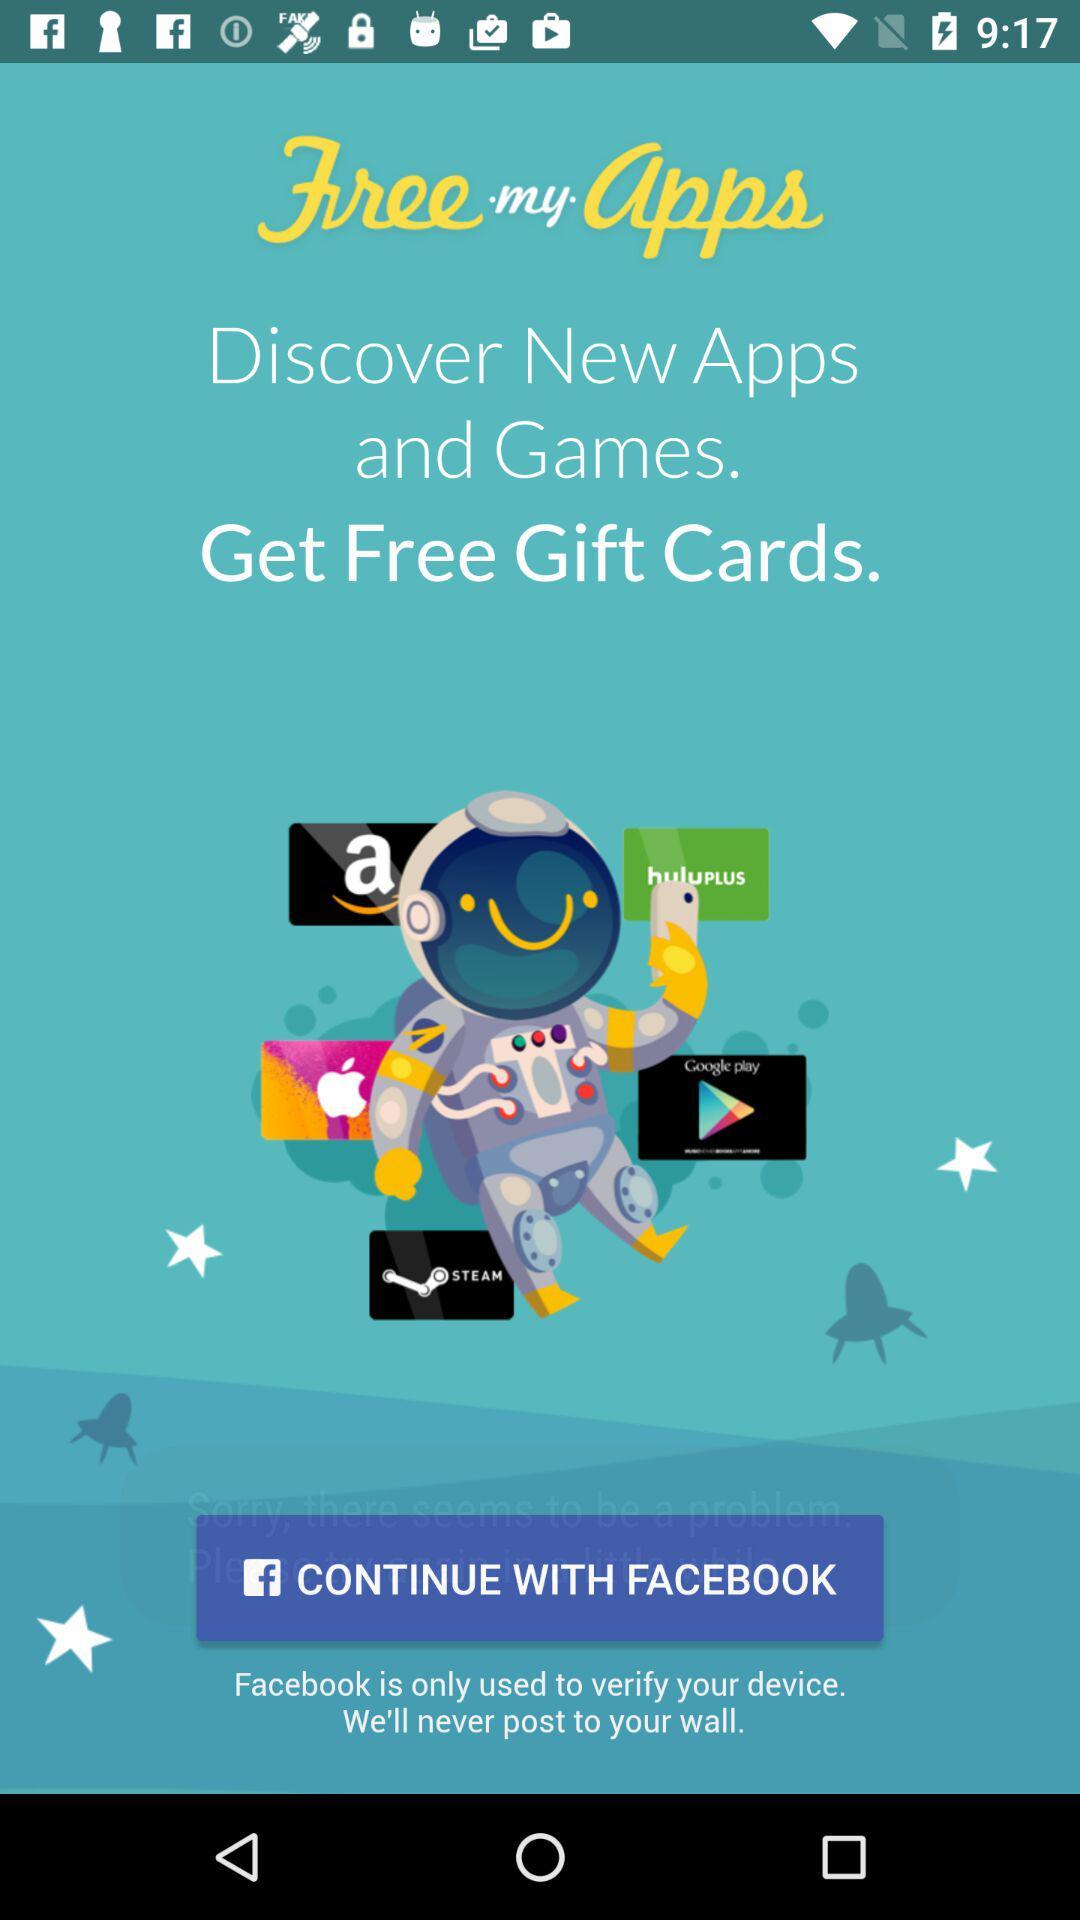 The image size is (1080, 1920). I want to click on continue with facebook icon, so click(540, 1577).